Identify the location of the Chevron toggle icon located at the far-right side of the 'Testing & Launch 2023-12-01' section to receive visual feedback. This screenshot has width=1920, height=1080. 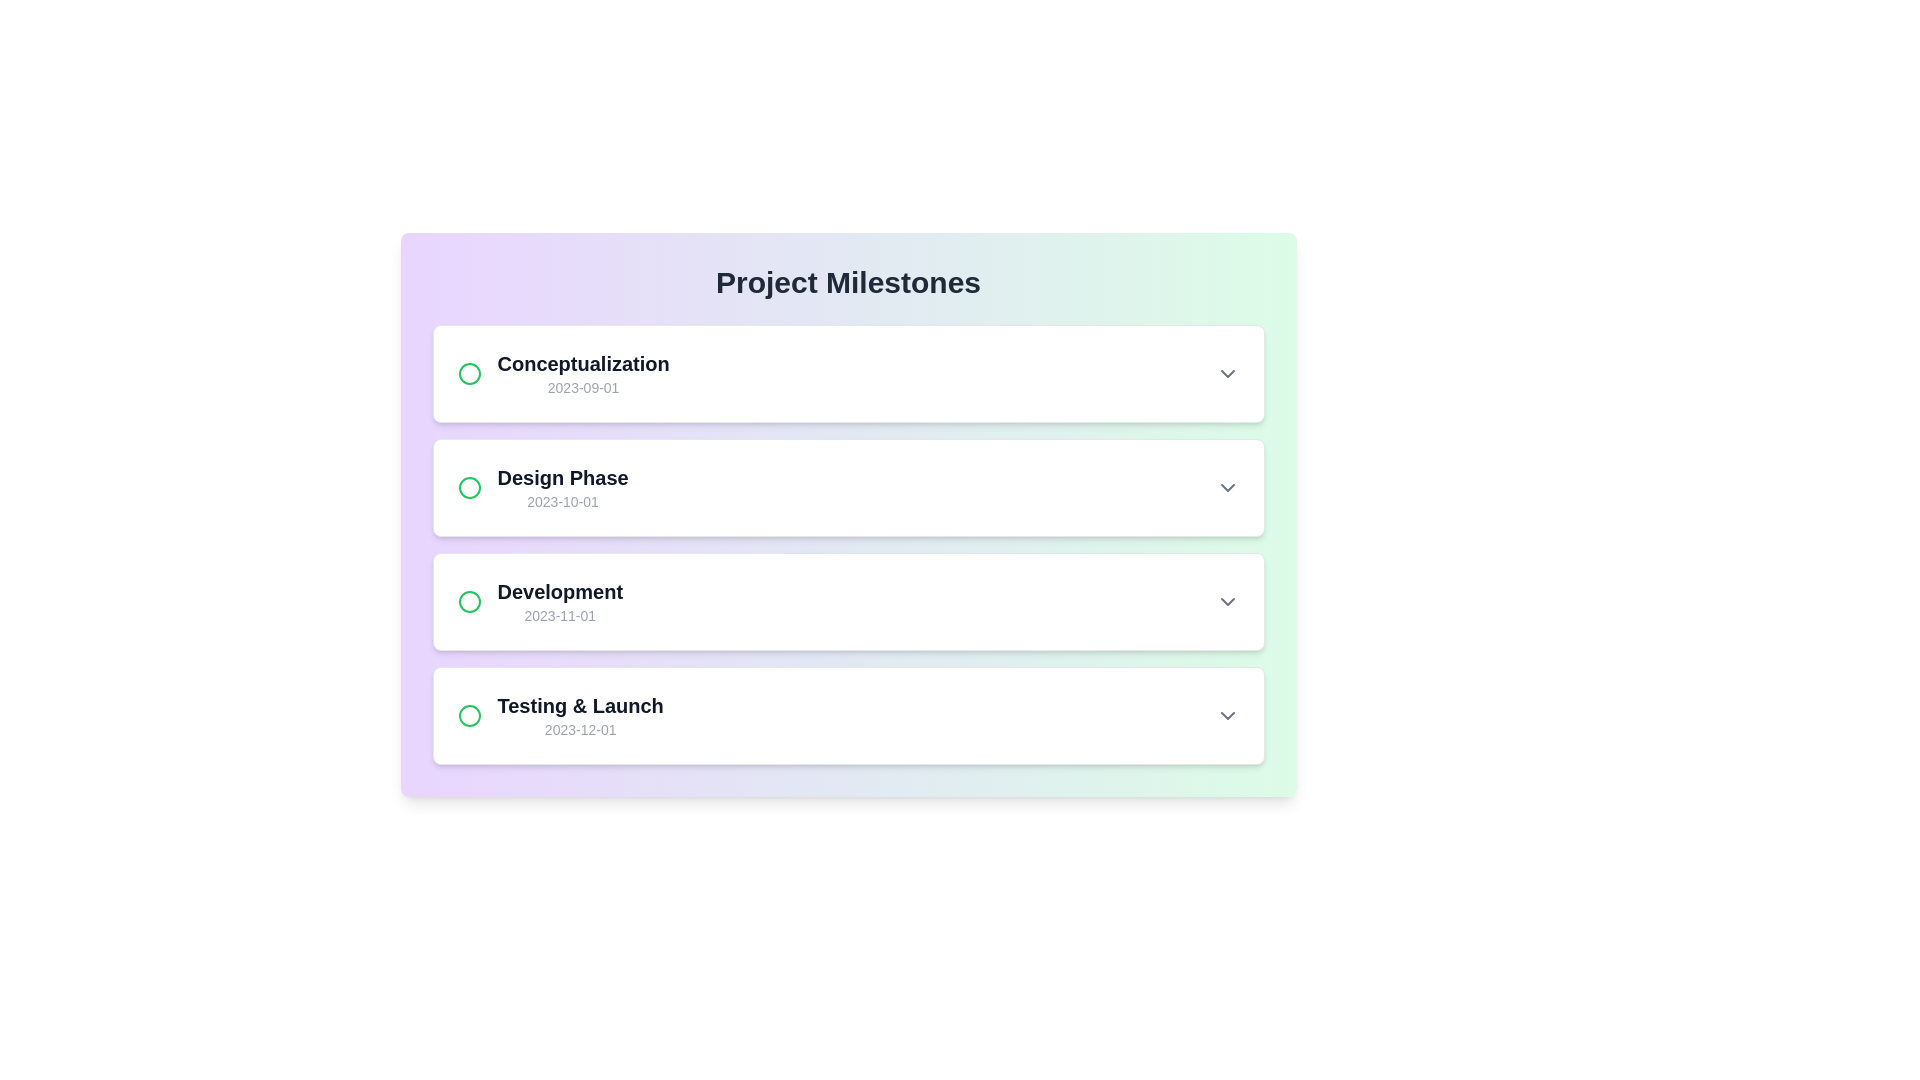
(1226, 715).